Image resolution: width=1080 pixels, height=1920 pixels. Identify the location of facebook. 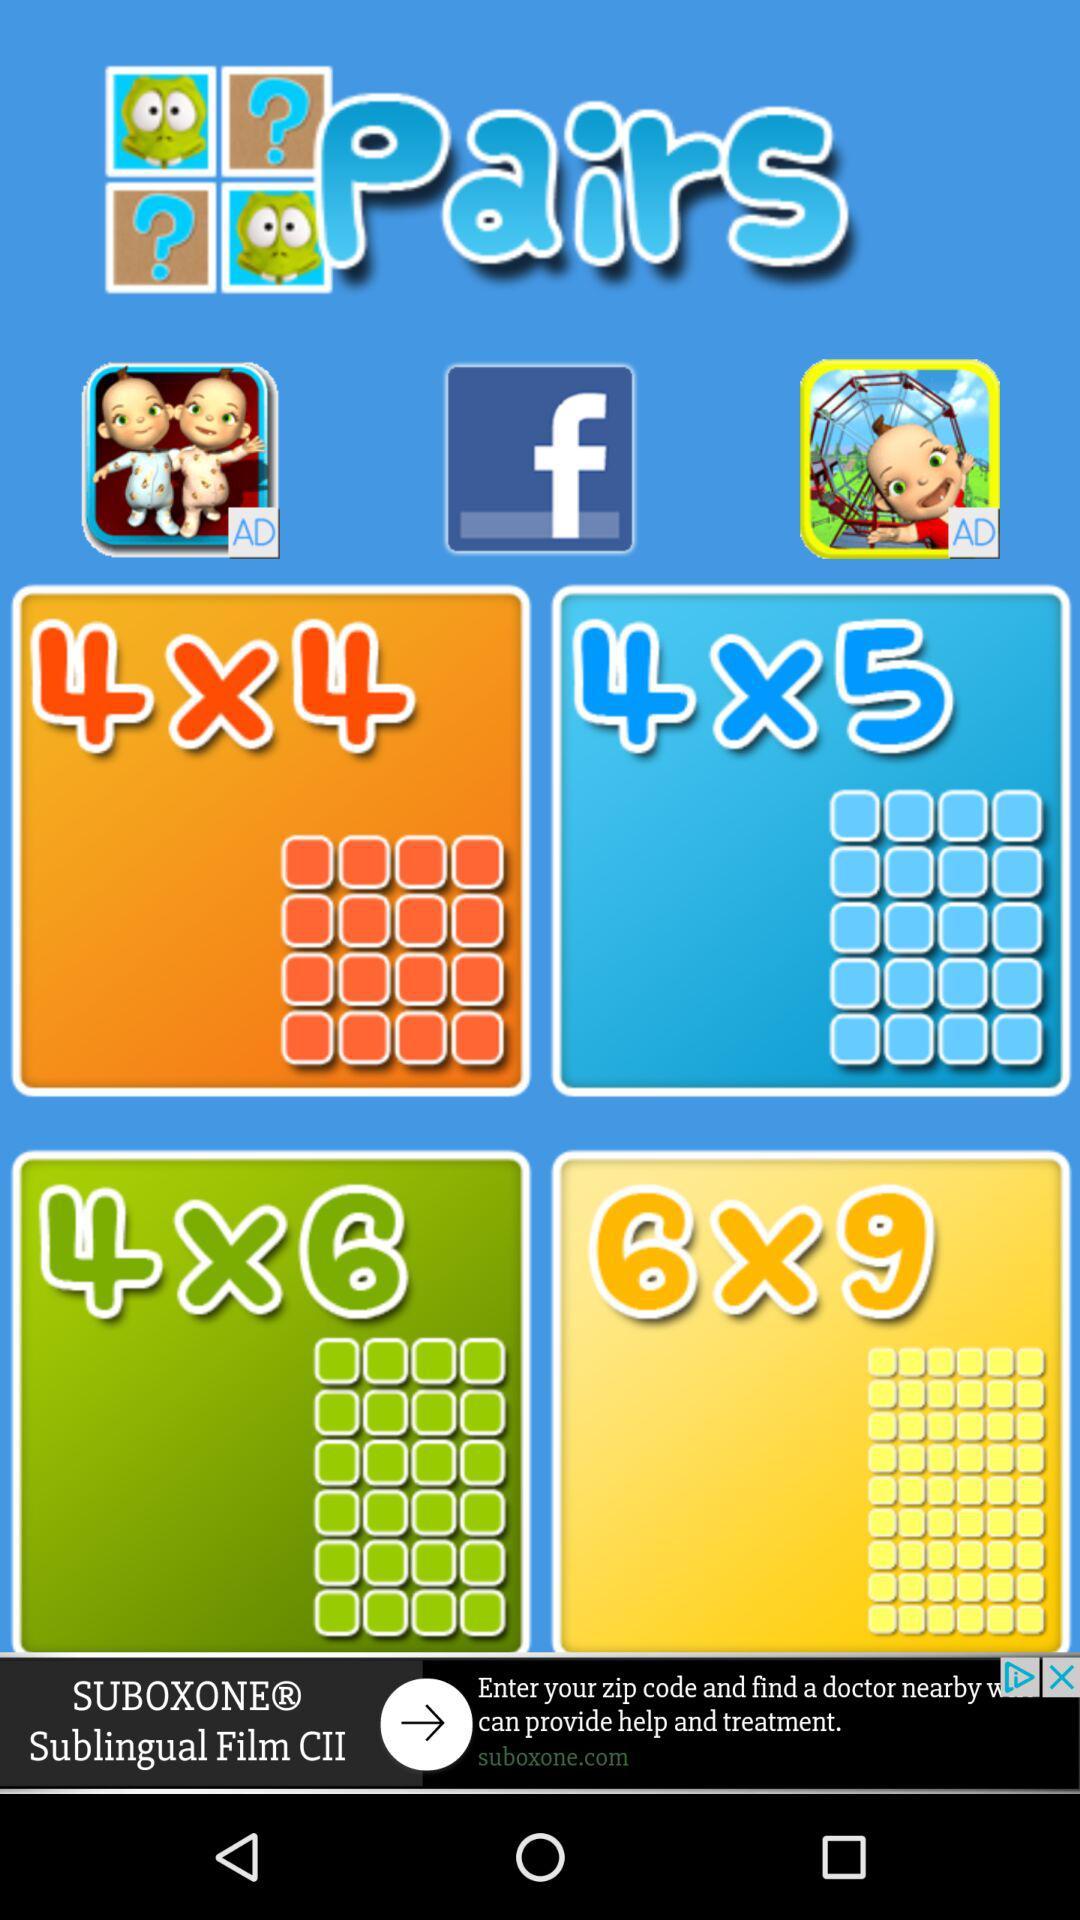
(540, 458).